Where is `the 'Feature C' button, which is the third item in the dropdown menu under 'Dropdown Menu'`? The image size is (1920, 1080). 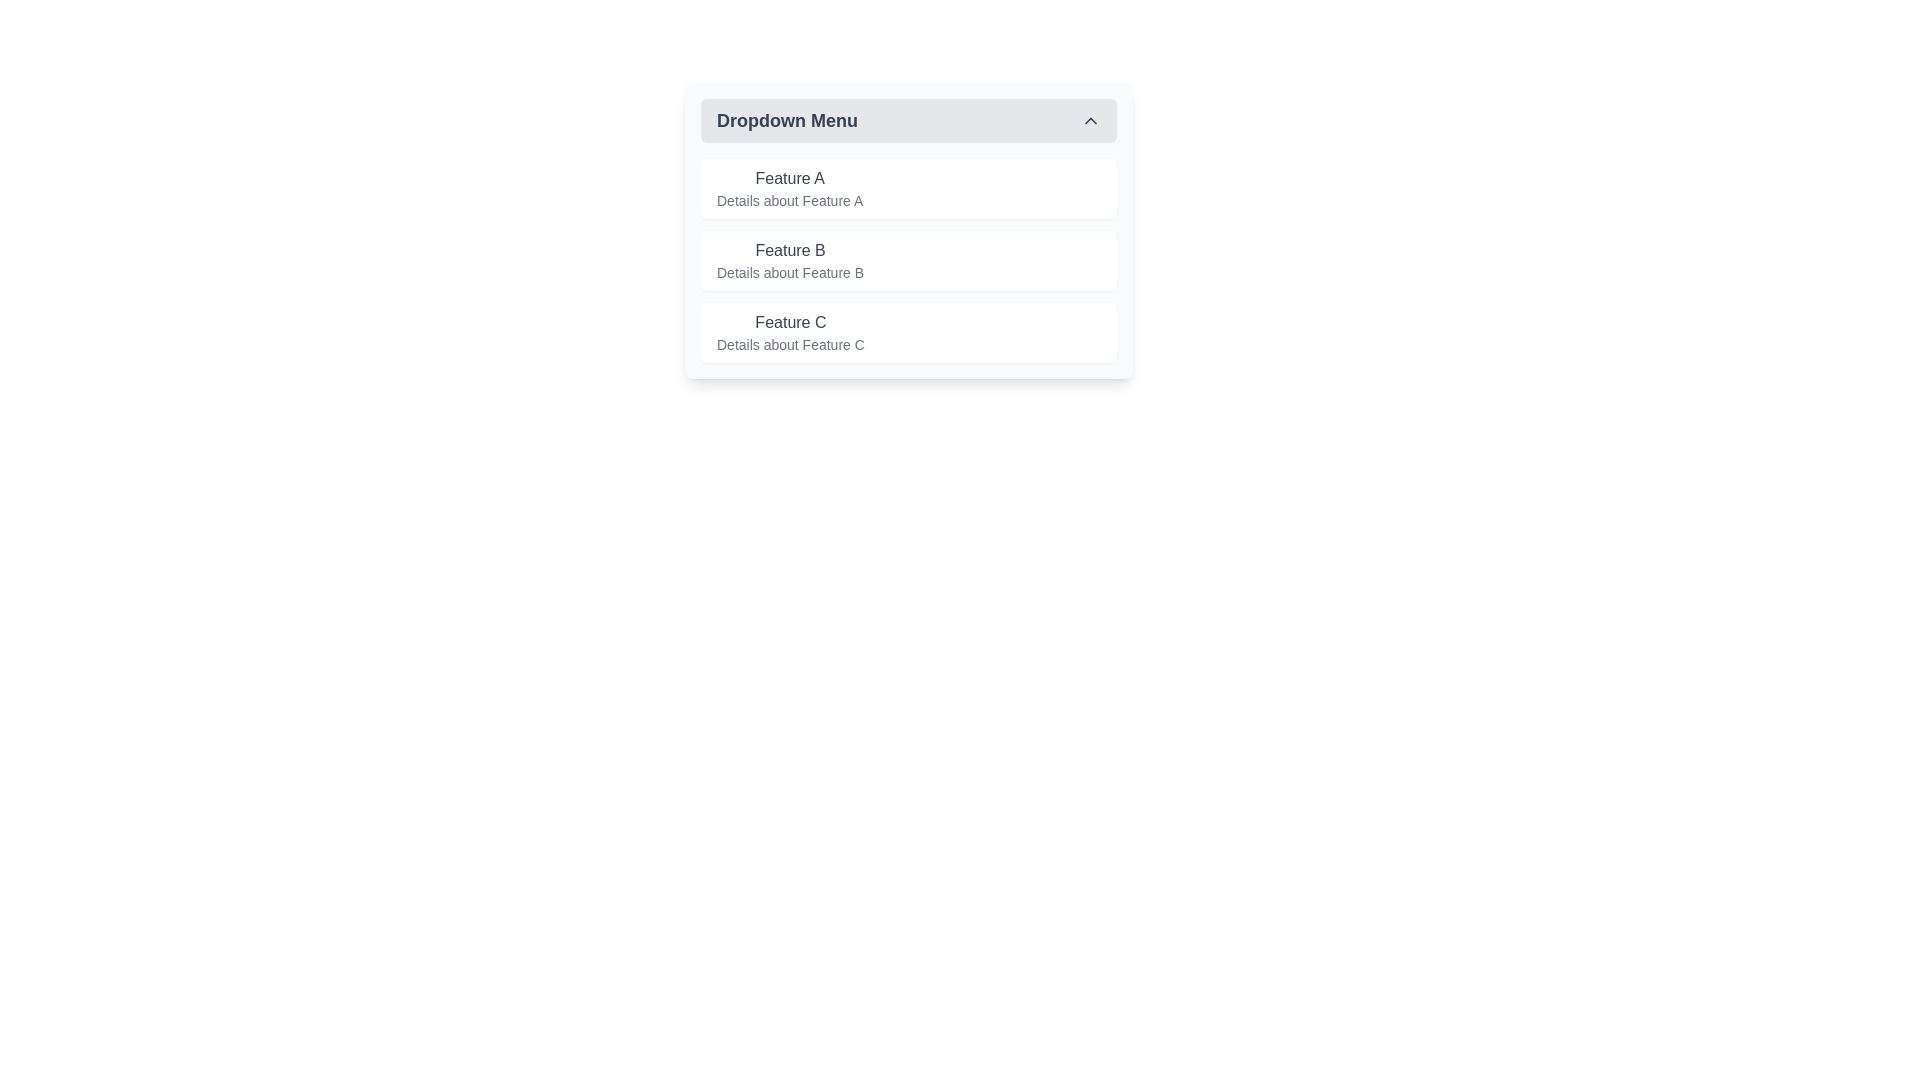
the 'Feature C' button, which is the third item in the dropdown menu under 'Dropdown Menu' is located at coordinates (789, 331).